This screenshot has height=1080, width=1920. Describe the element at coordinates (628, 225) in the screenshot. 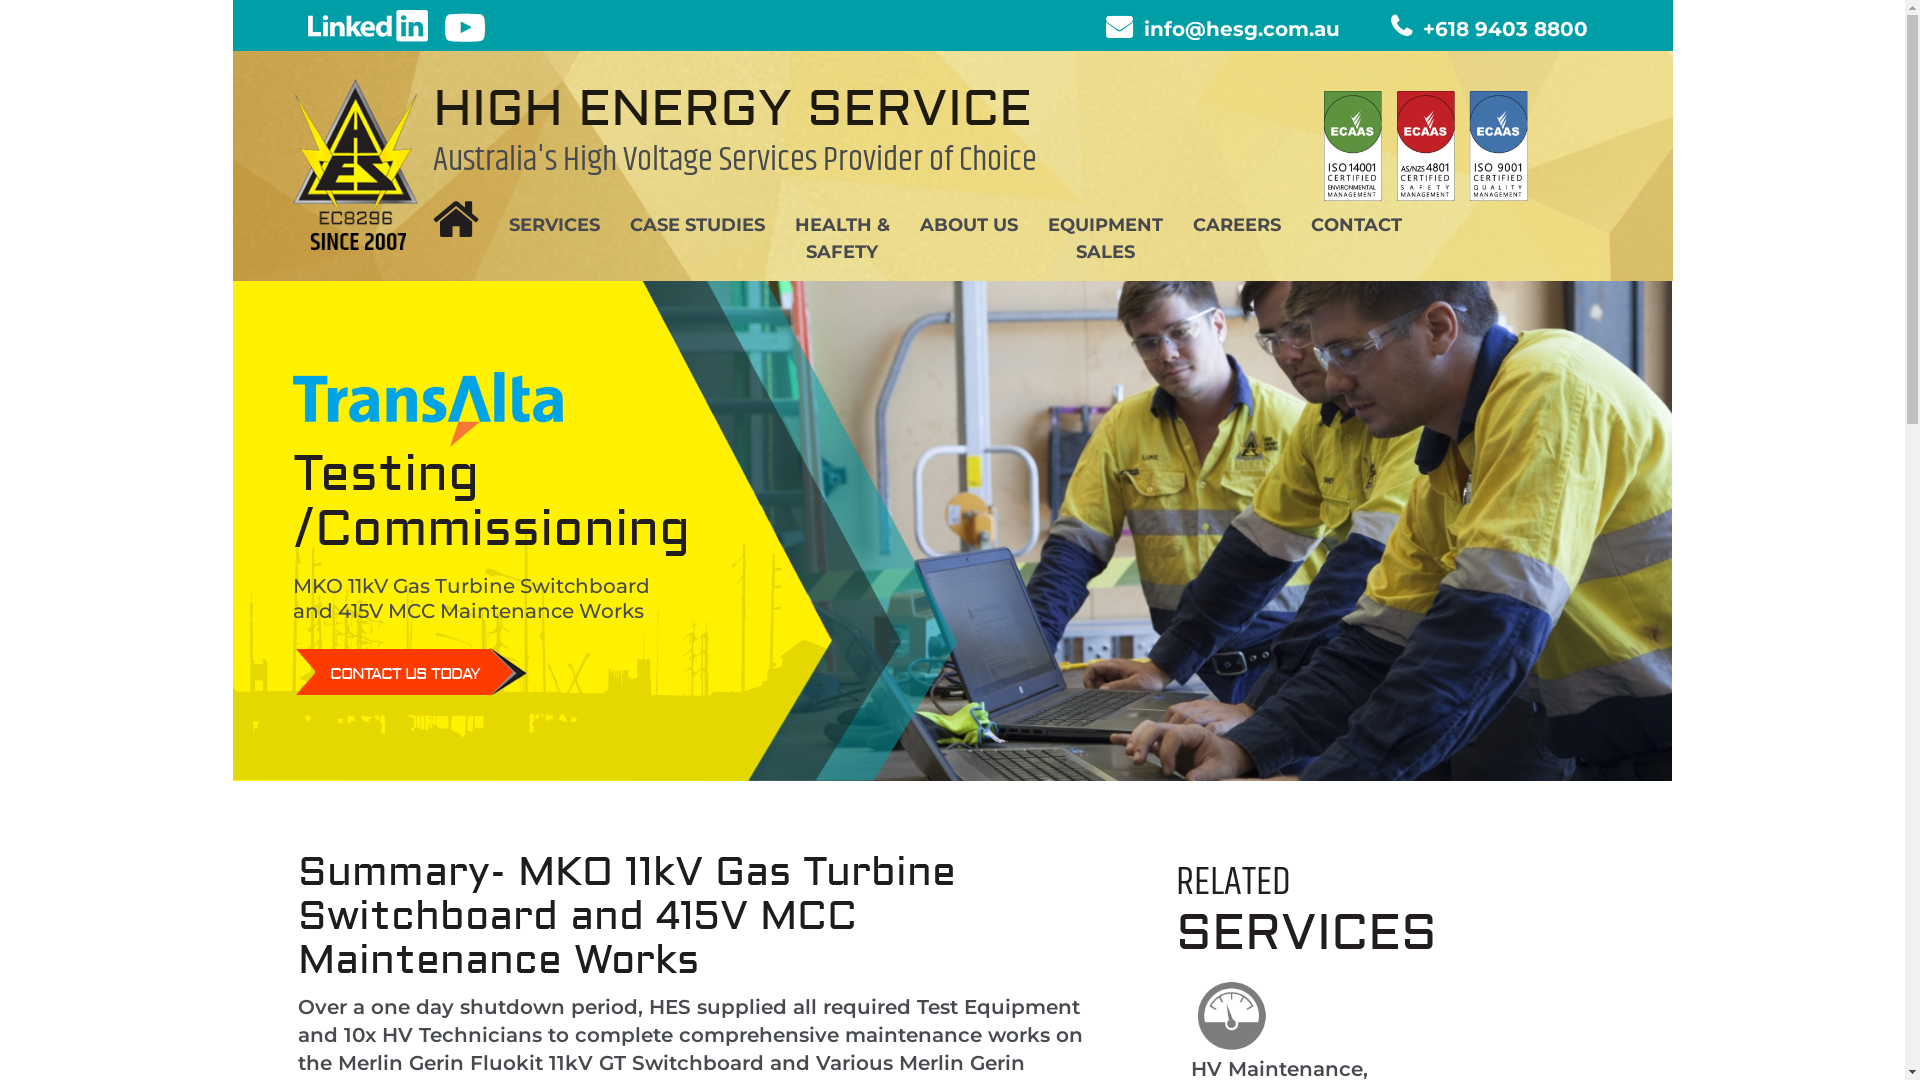

I see `'CASE STUDIES'` at that location.